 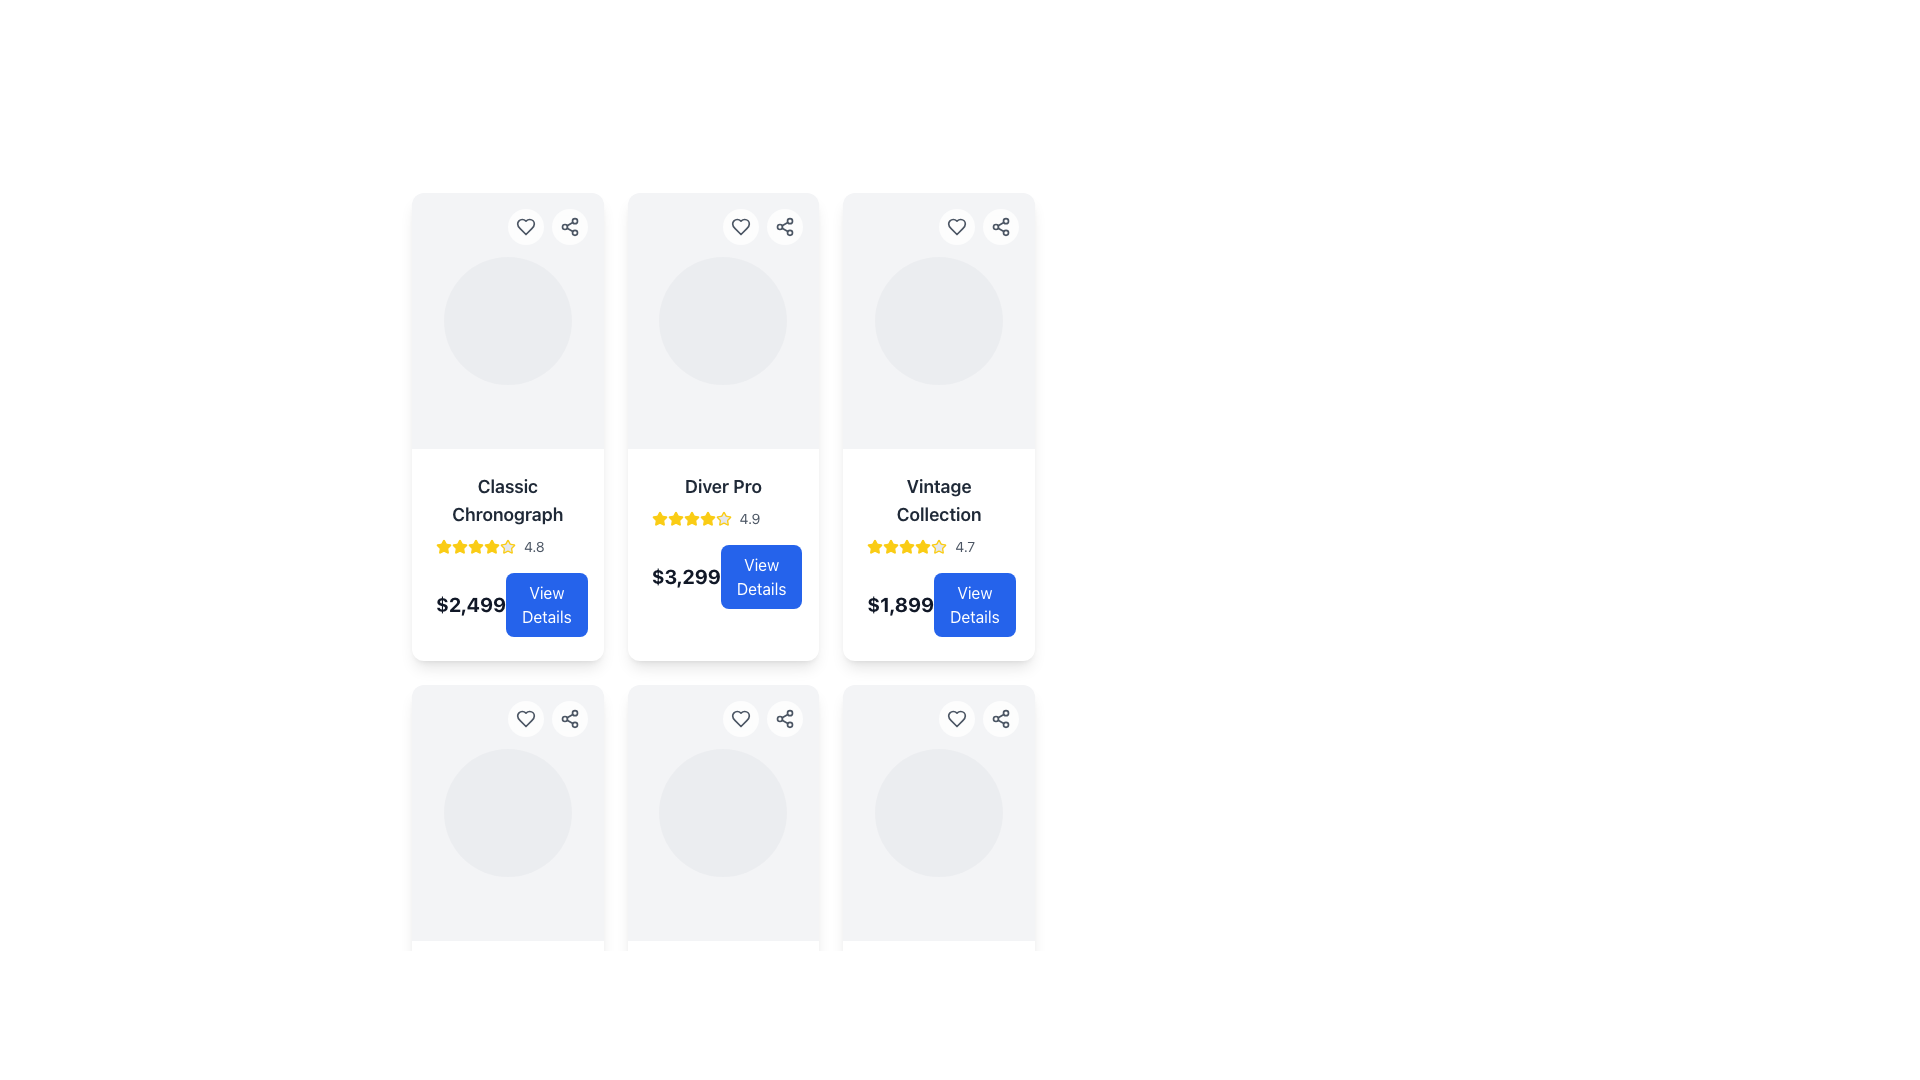 What do you see at coordinates (459, 546) in the screenshot?
I see `the star icon in the rating section of the first product card titled 'Classic Chronograph'` at bounding box center [459, 546].